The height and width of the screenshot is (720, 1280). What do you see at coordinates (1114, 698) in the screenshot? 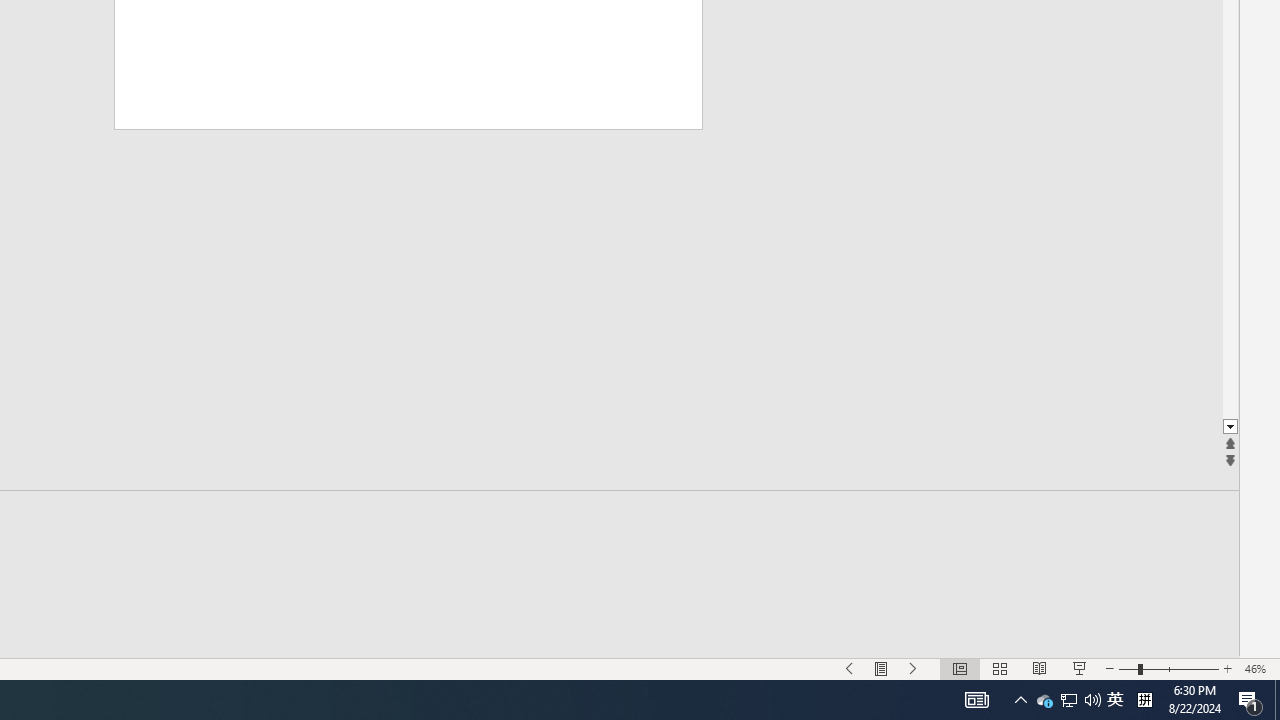
I see `'User Promoted Notification Area'` at bounding box center [1114, 698].